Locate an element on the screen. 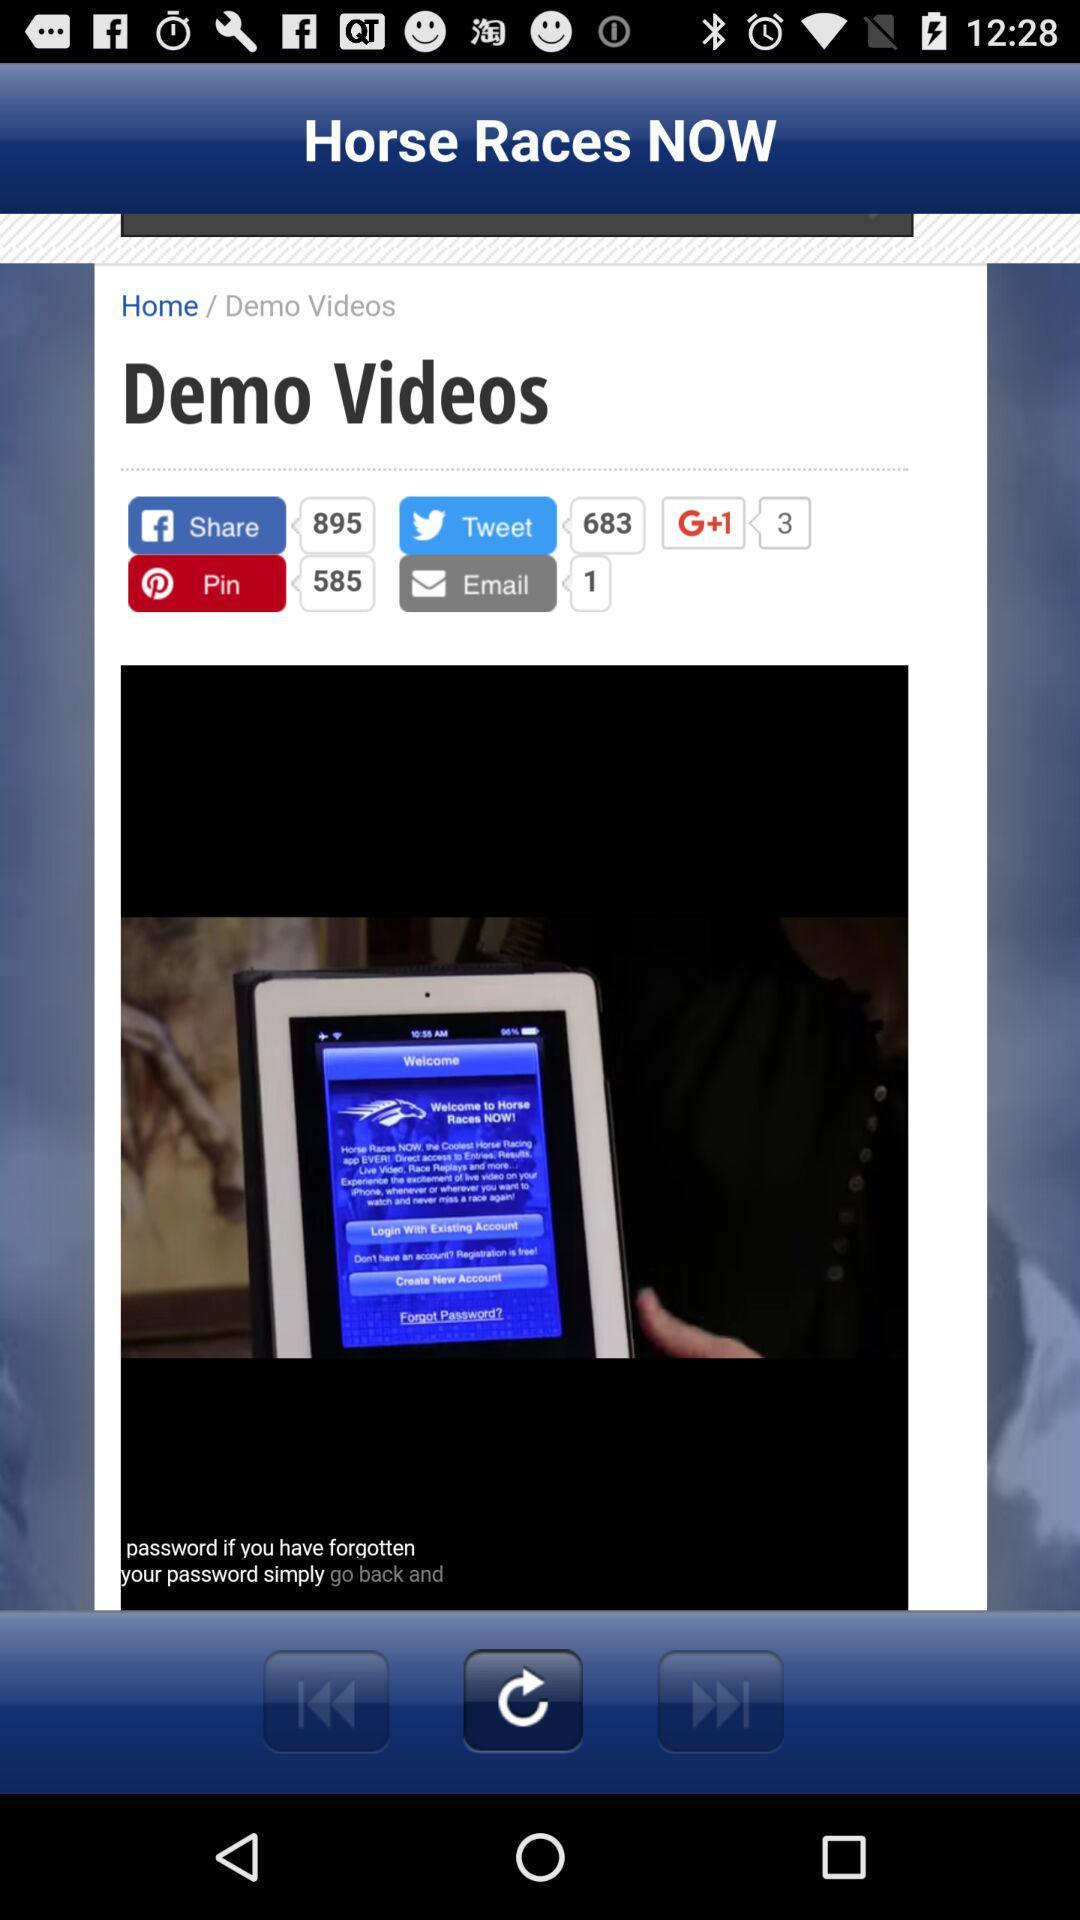 The height and width of the screenshot is (1920, 1080). the refresh icon is located at coordinates (522, 1821).